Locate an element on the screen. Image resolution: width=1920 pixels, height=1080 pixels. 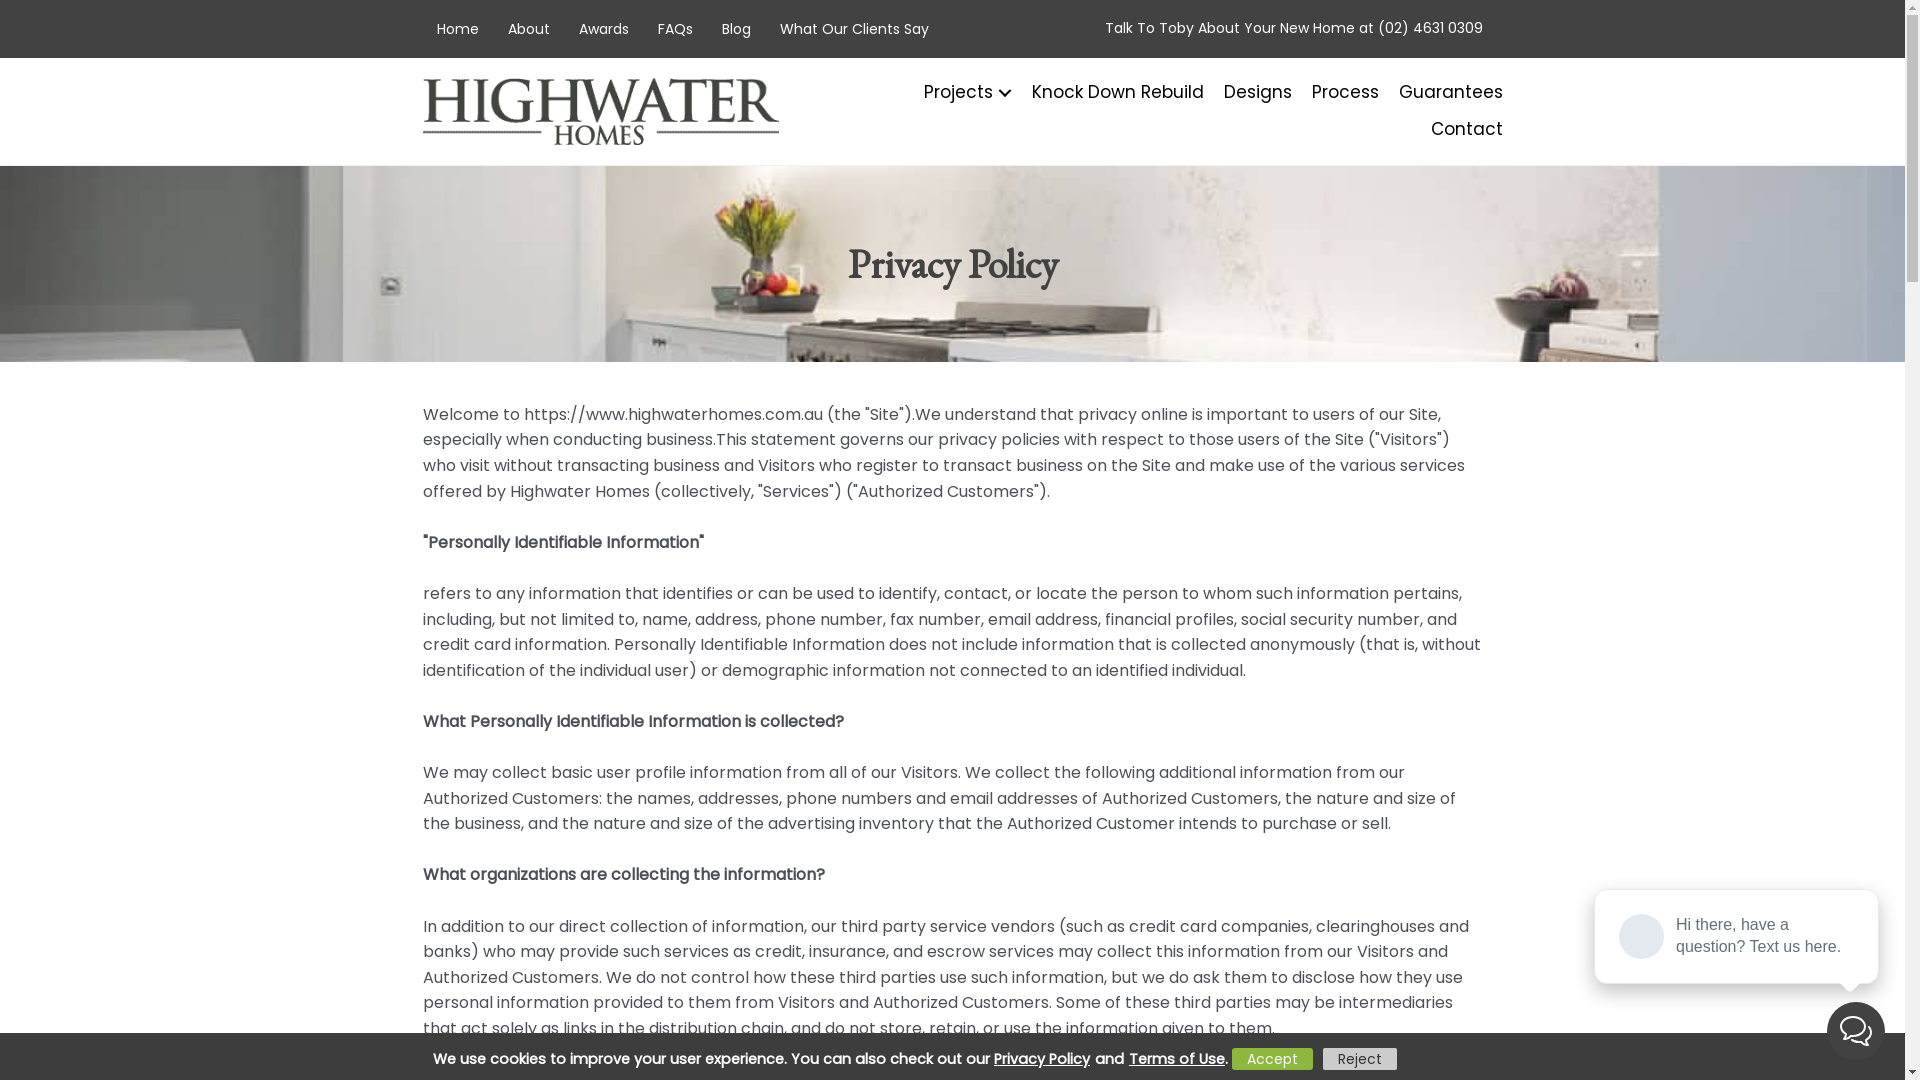
'Knock Down Rebuild' is located at coordinates (1106, 92).